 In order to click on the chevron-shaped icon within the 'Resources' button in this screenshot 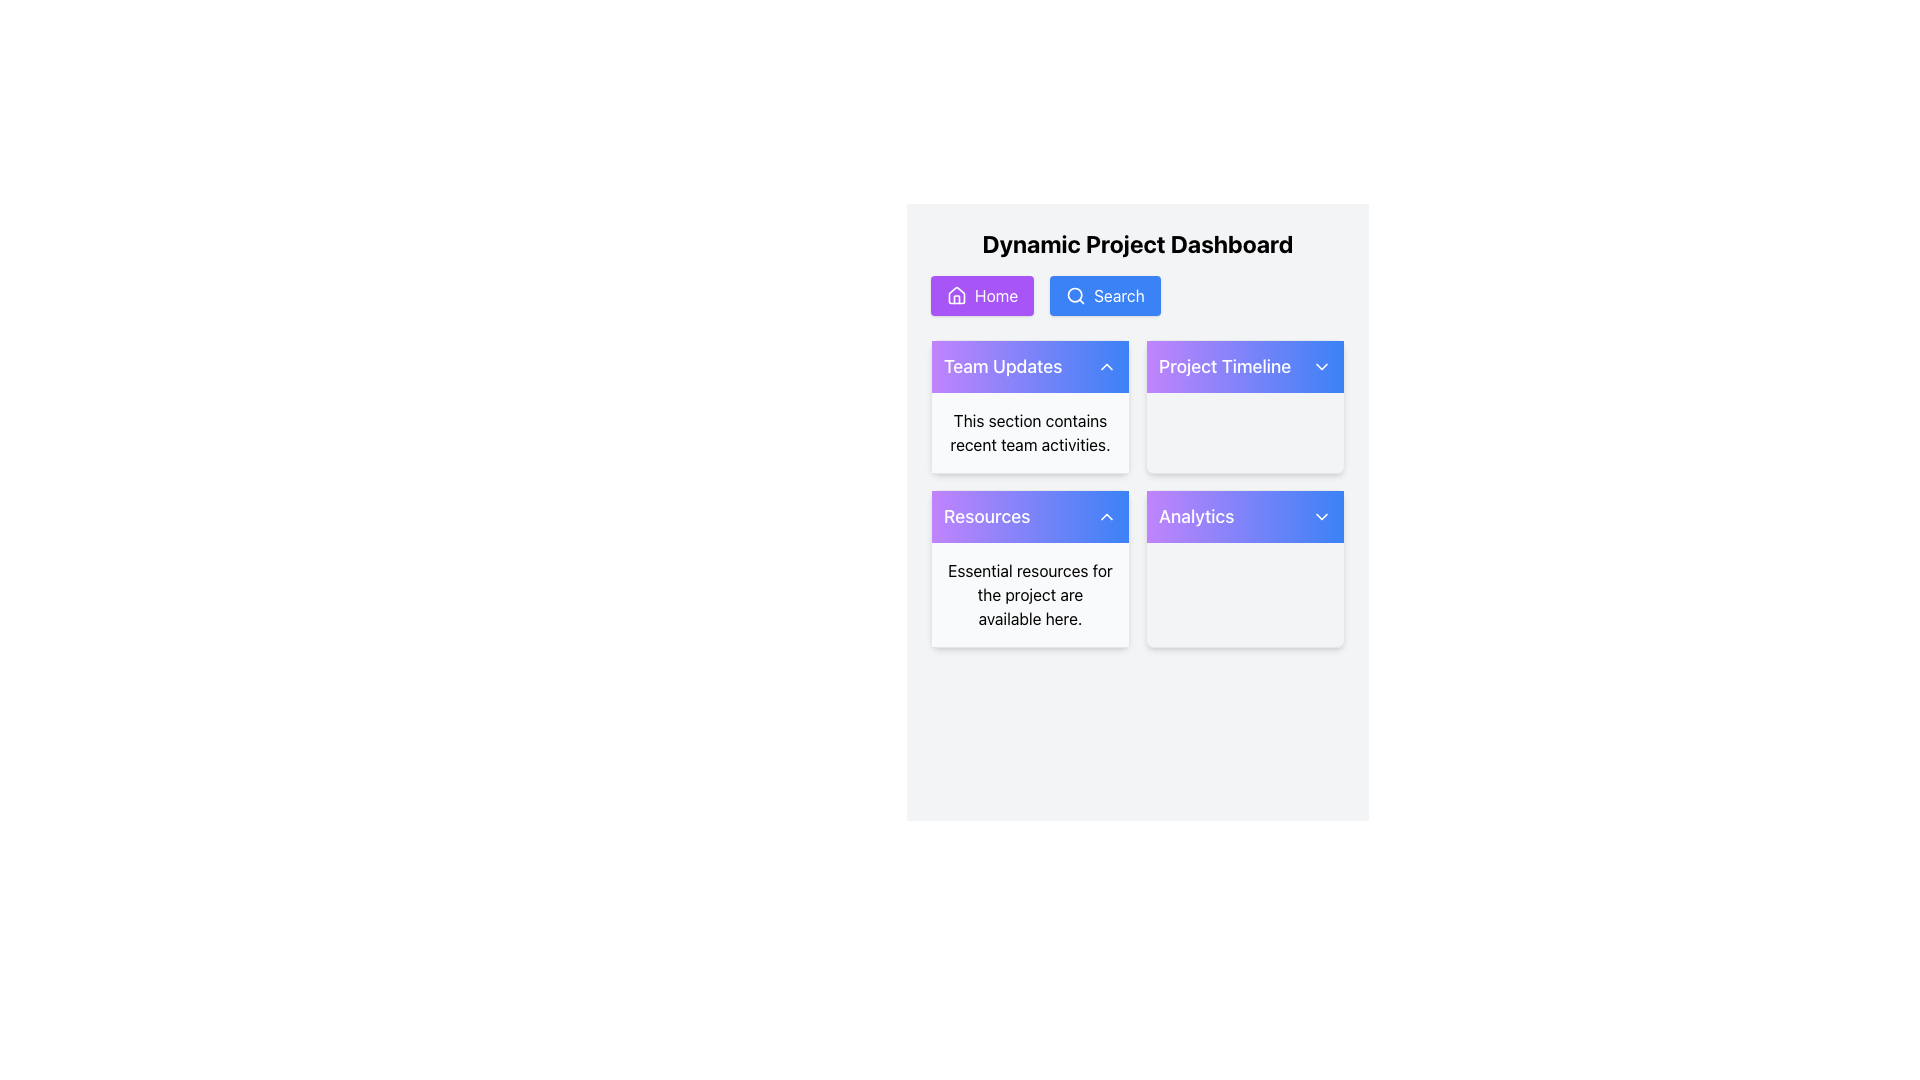, I will do `click(1106, 515)`.